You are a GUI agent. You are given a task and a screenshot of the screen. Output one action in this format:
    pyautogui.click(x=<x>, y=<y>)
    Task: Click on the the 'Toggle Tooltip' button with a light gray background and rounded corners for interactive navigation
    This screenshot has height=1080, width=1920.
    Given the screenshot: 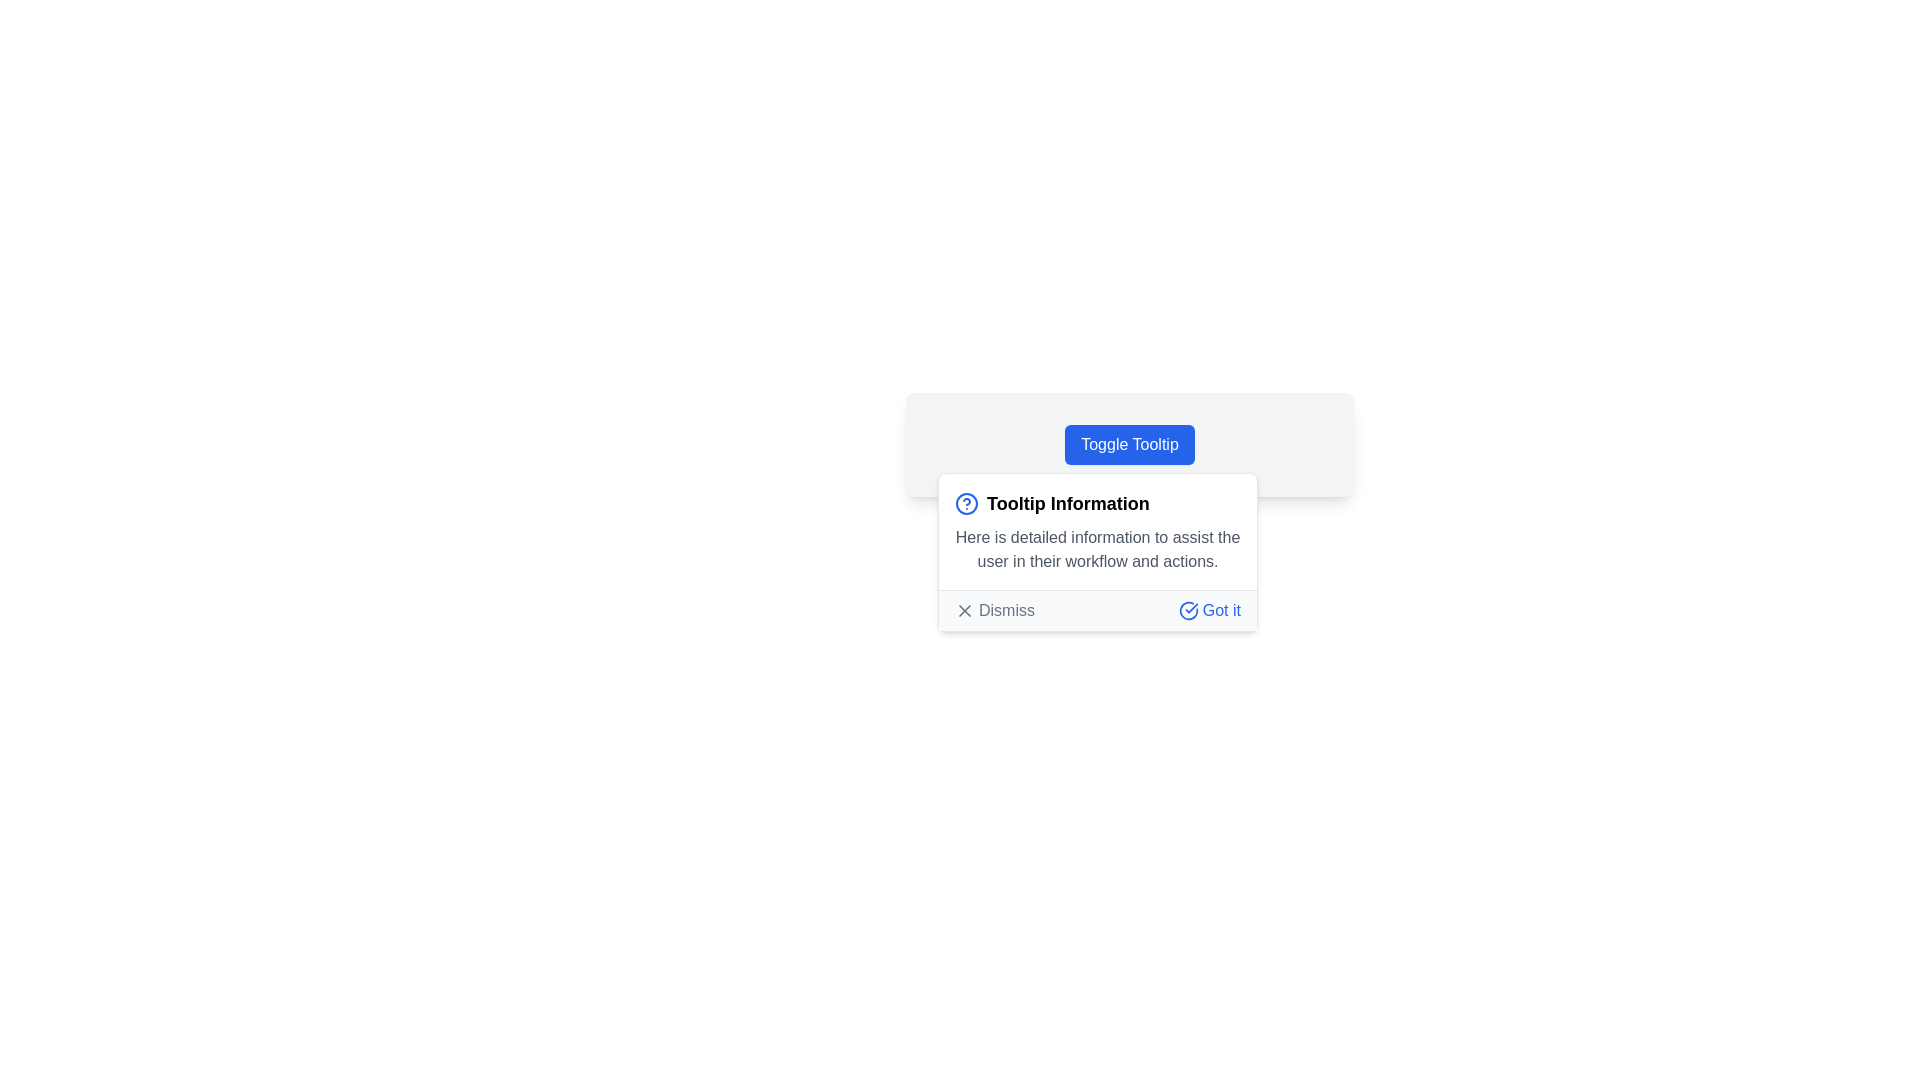 What is the action you would take?
    pyautogui.click(x=1129, y=443)
    